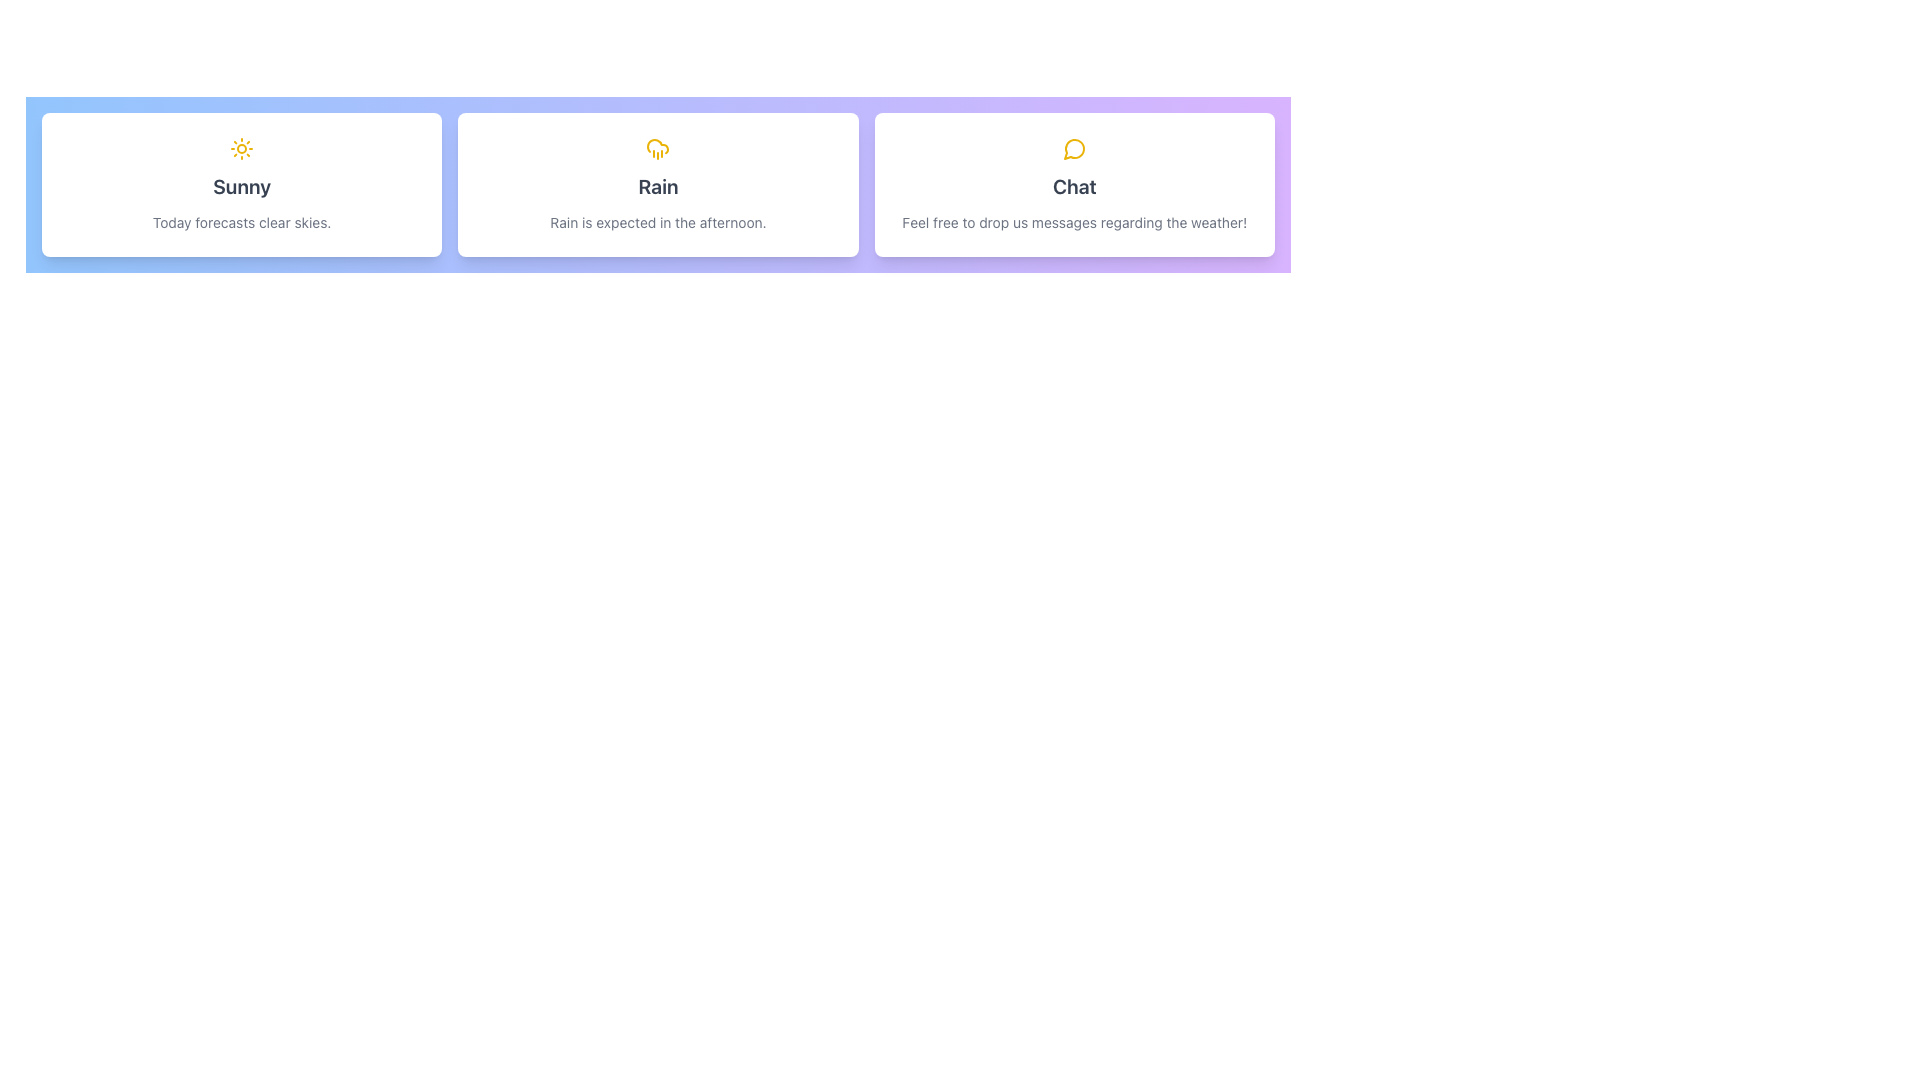 This screenshot has width=1920, height=1080. I want to click on informational text label located beneath the title 'Chat' in the rightmost card, which provides context for the 'Chat' feature, so click(1073, 223).